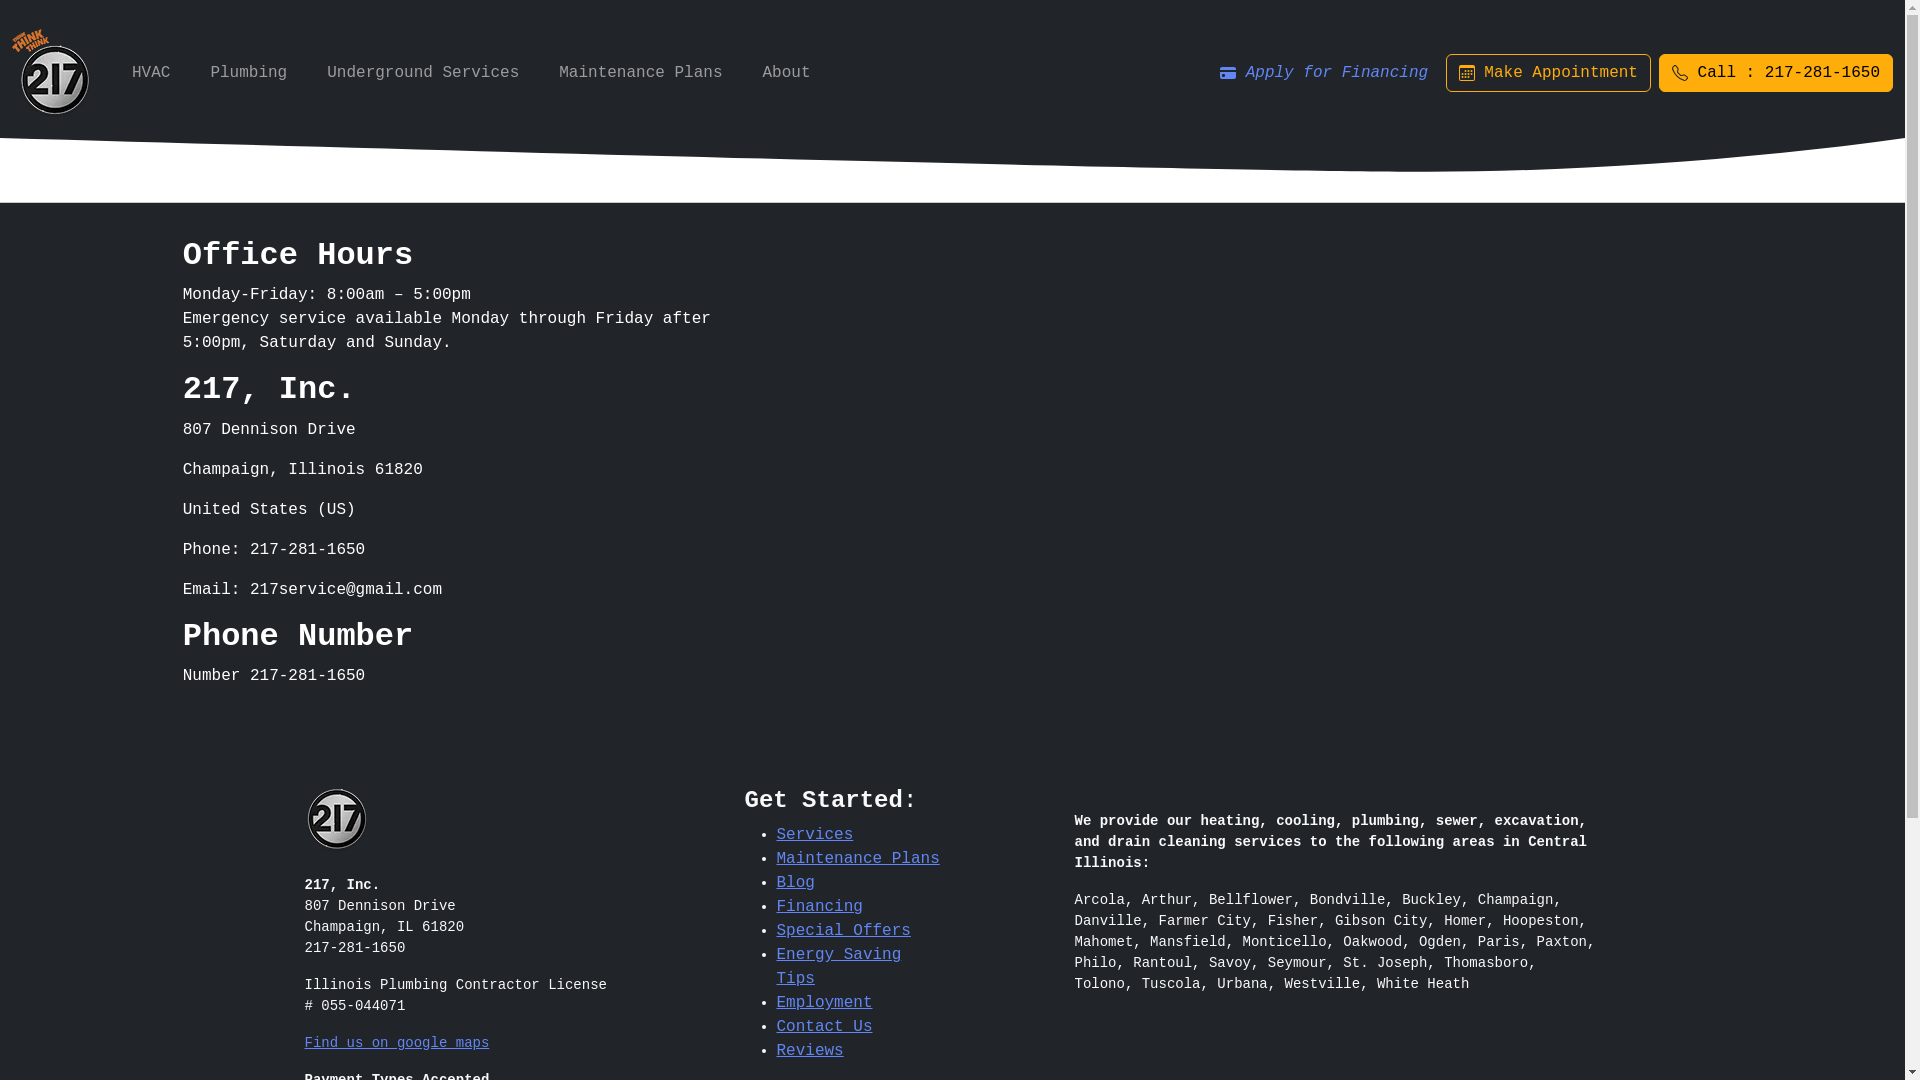 The image size is (1920, 1080). I want to click on 'Financing', so click(819, 906).